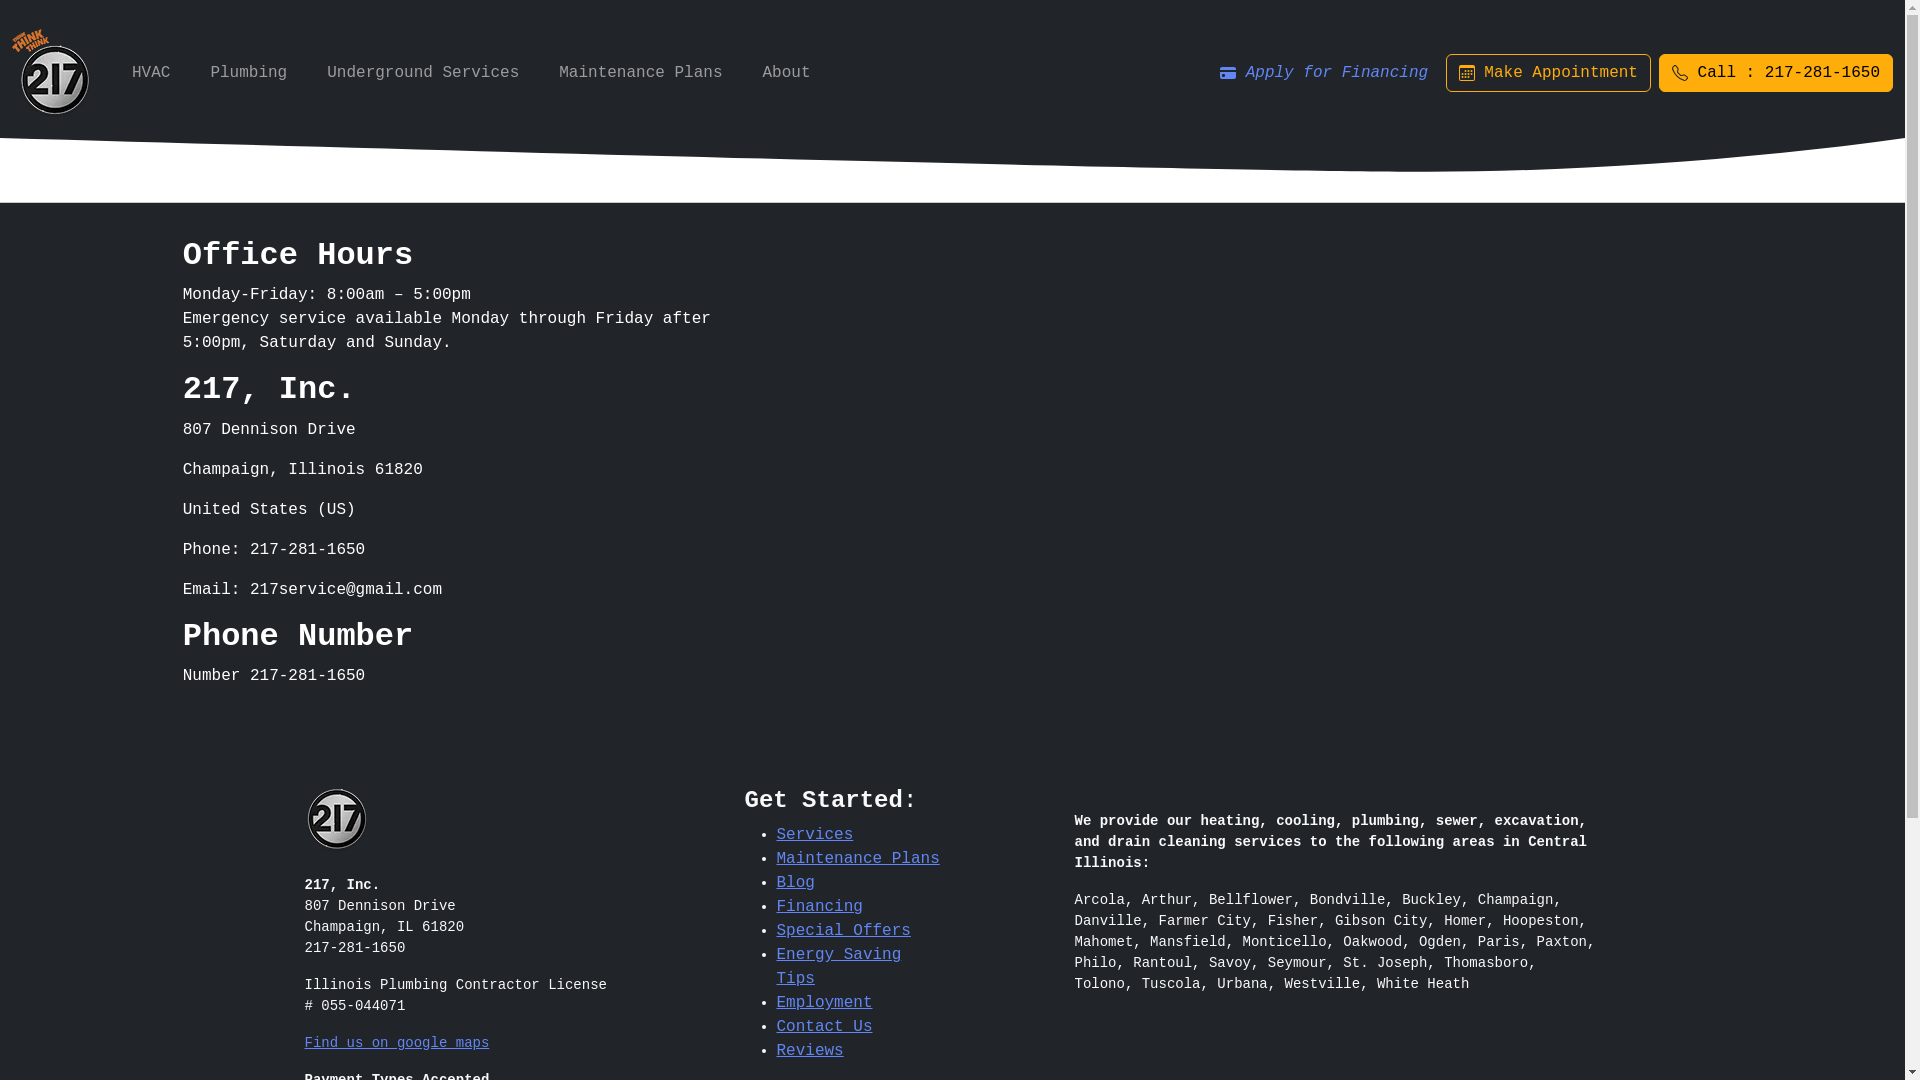 The image size is (1920, 1080). I want to click on 'Financing', so click(819, 906).